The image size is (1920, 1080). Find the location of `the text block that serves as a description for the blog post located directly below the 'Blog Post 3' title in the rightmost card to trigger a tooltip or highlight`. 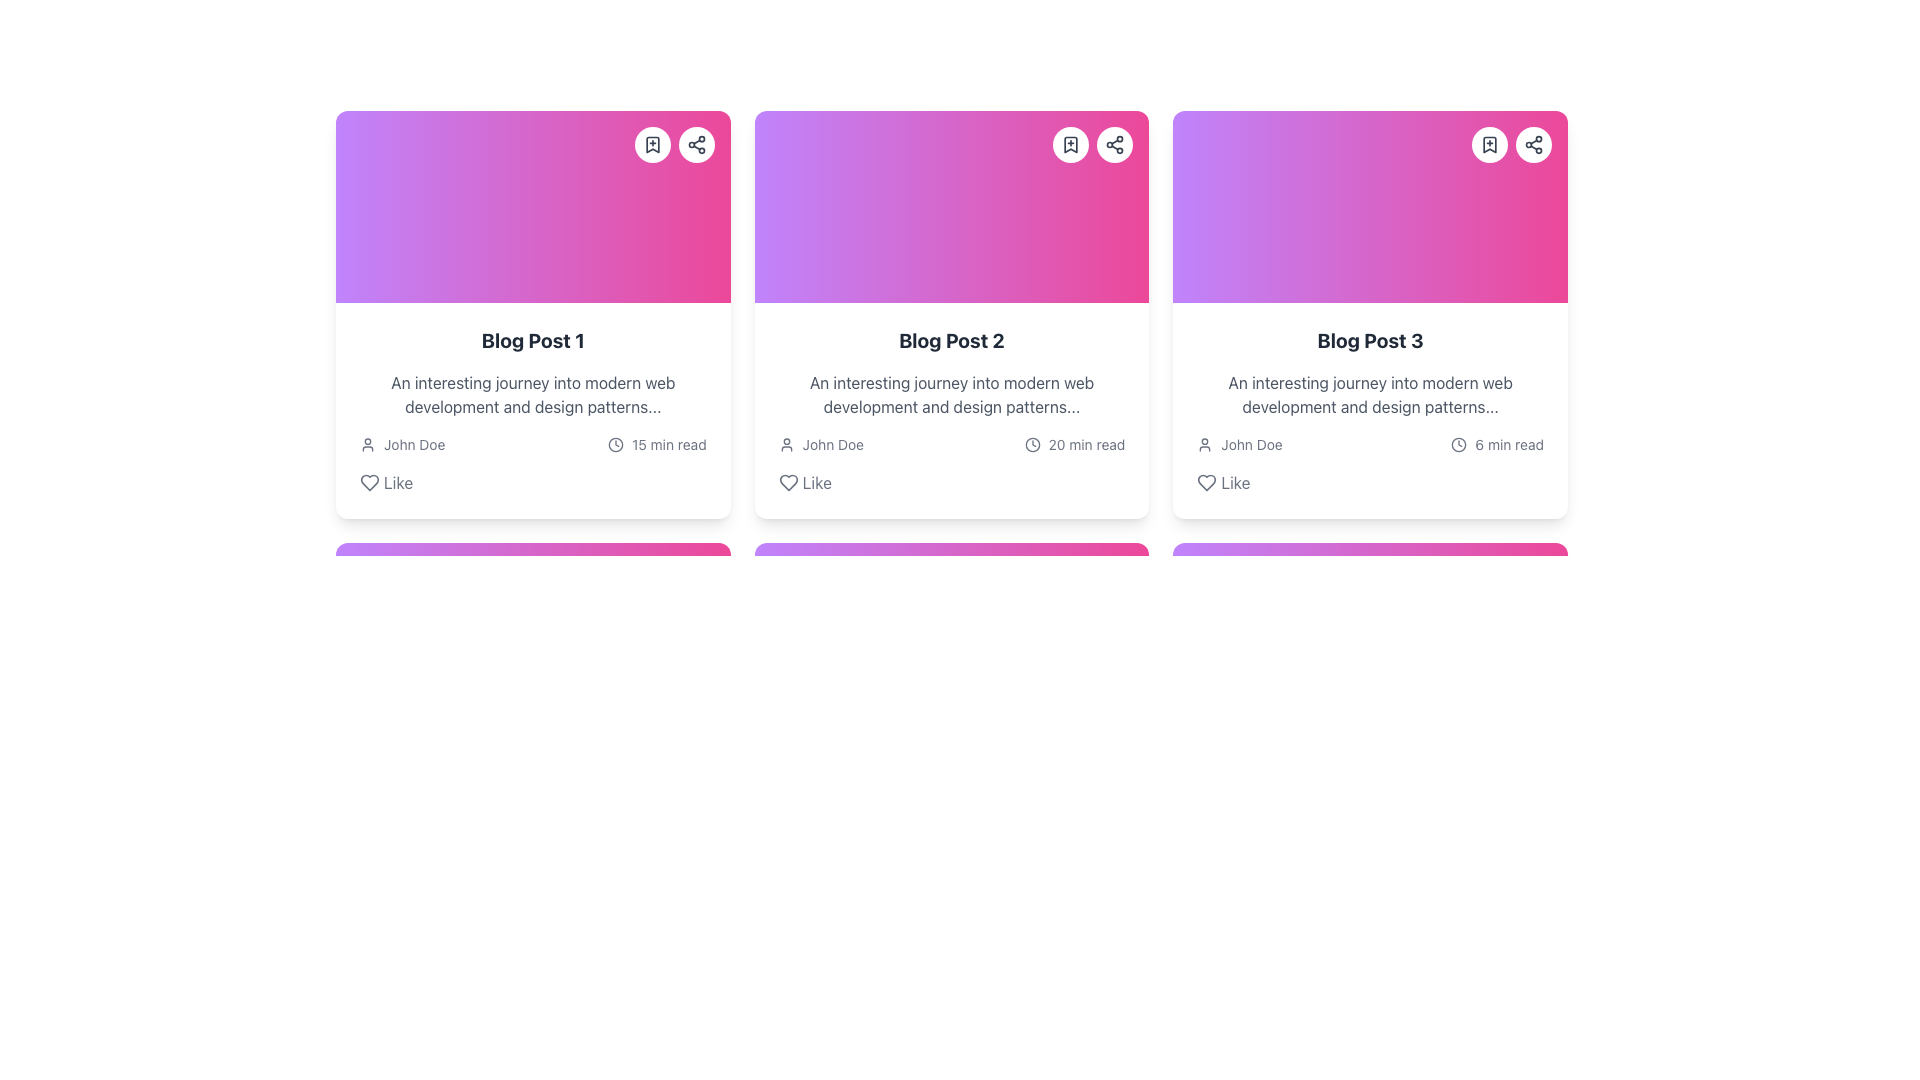

the text block that serves as a description for the blog post located directly below the 'Blog Post 3' title in the rightmost card to trigger a tooltip or highlight is located at coordinates (1369, 394).